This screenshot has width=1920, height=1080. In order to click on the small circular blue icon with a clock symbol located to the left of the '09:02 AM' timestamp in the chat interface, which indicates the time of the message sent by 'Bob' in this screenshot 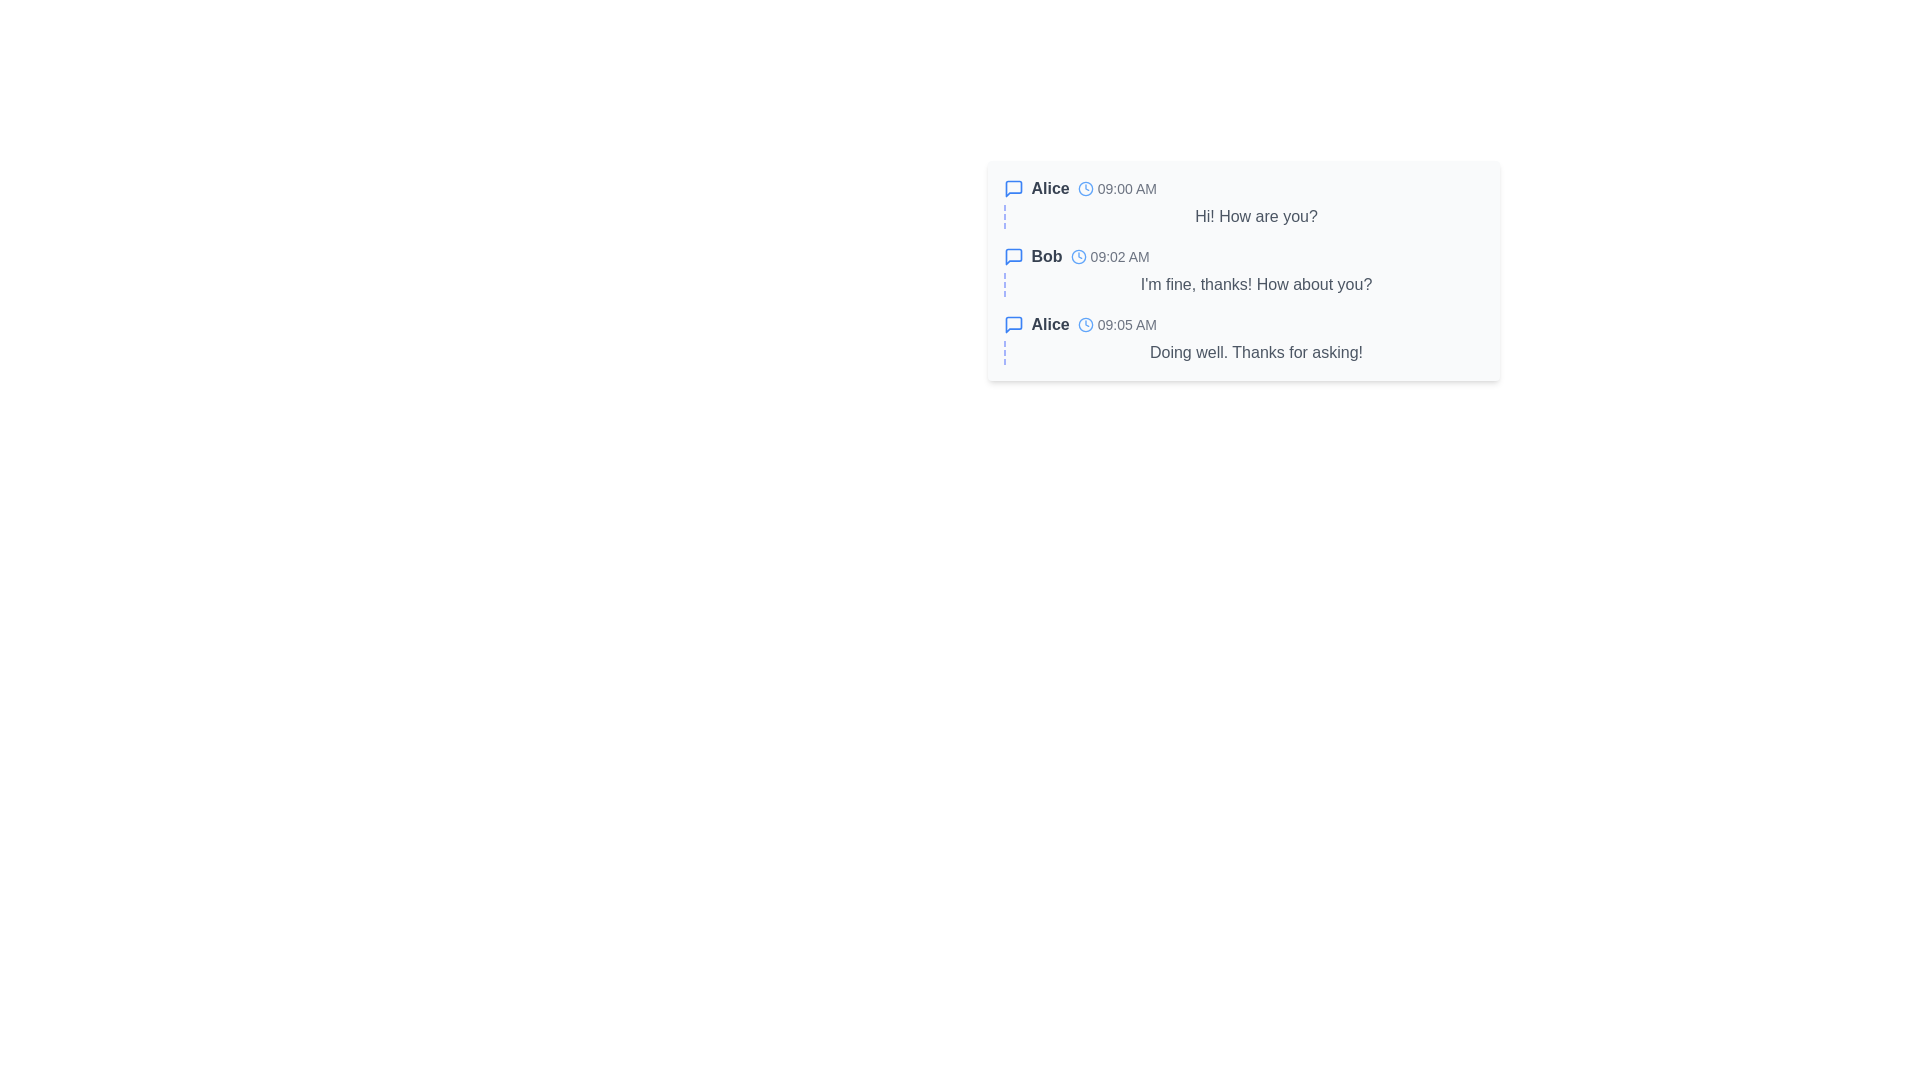, I will do `click(1077, 256)`.